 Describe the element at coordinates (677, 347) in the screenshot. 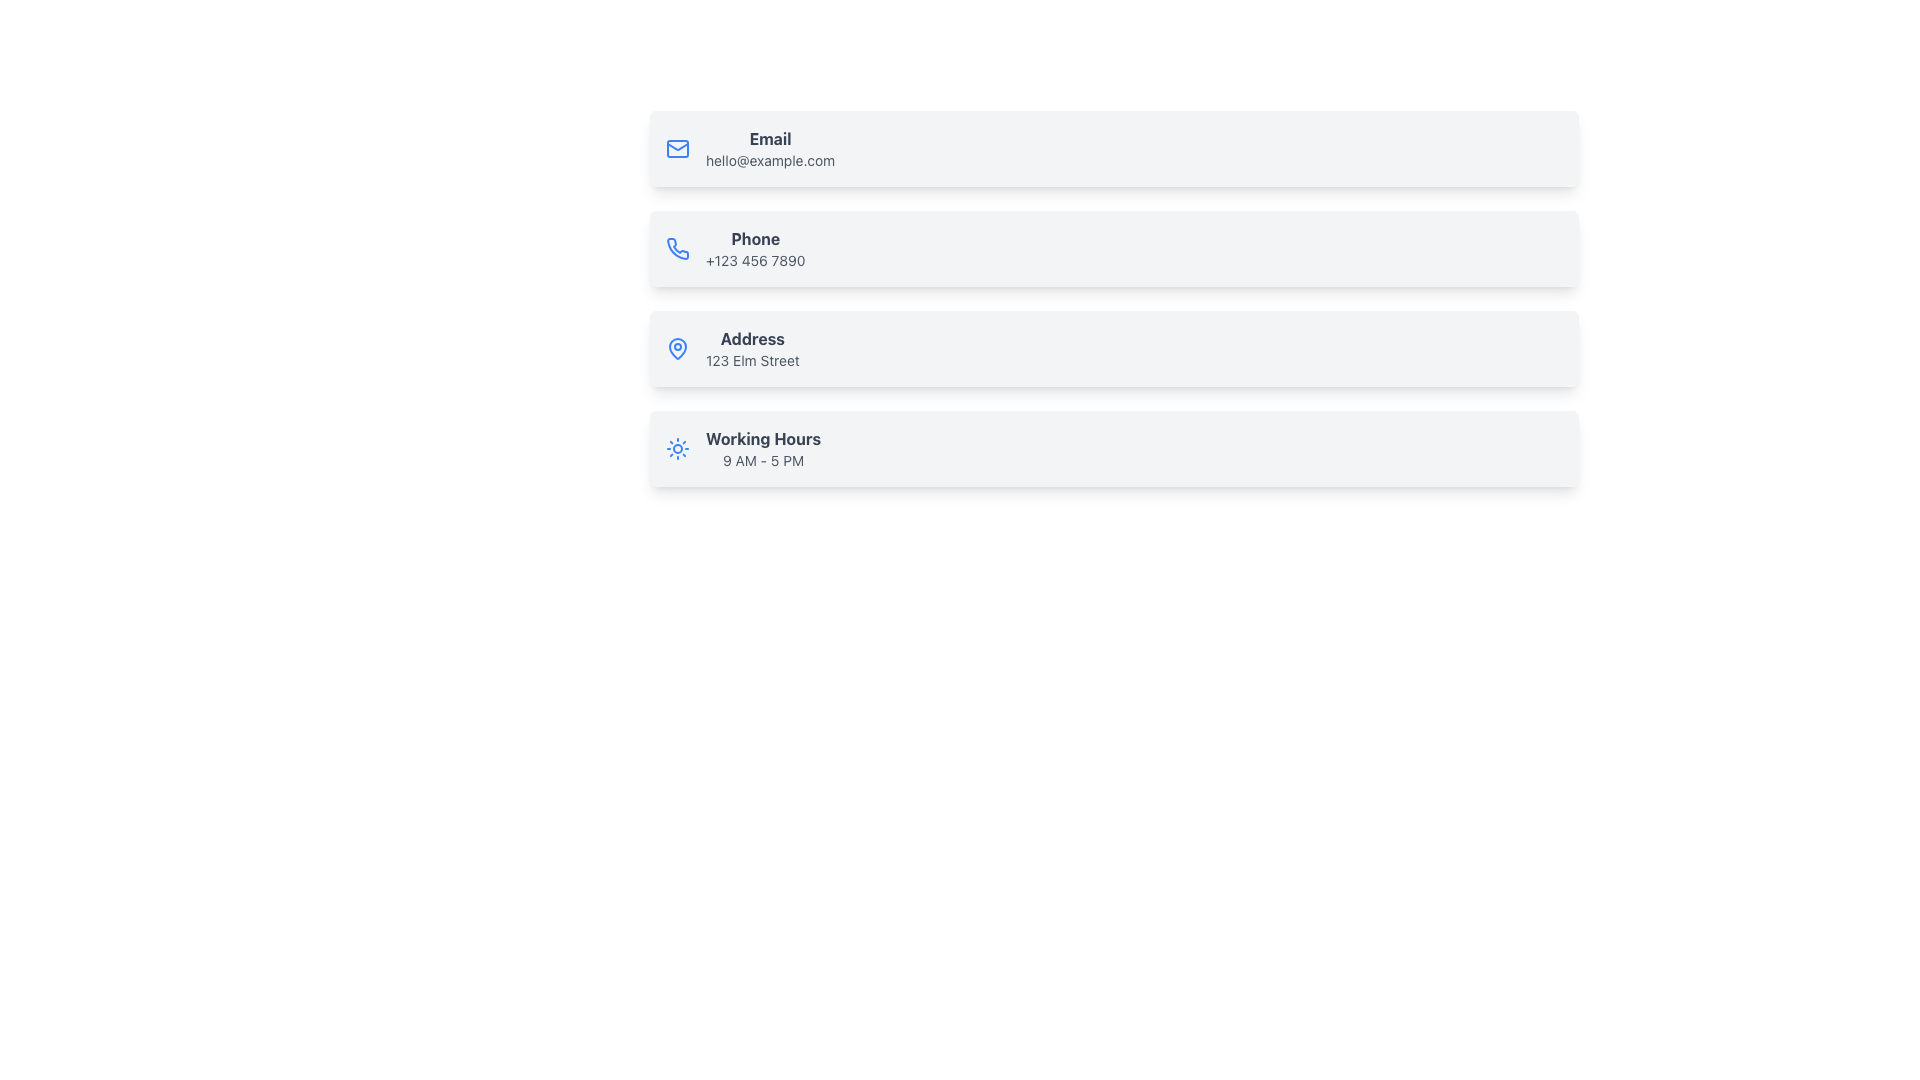

I see `the map pin icon located on the left side of the text 'Address 123 Elm Street', which is the first icon in the 'Address' entry block, the third entry in a vertical list of information blocks` at that location.